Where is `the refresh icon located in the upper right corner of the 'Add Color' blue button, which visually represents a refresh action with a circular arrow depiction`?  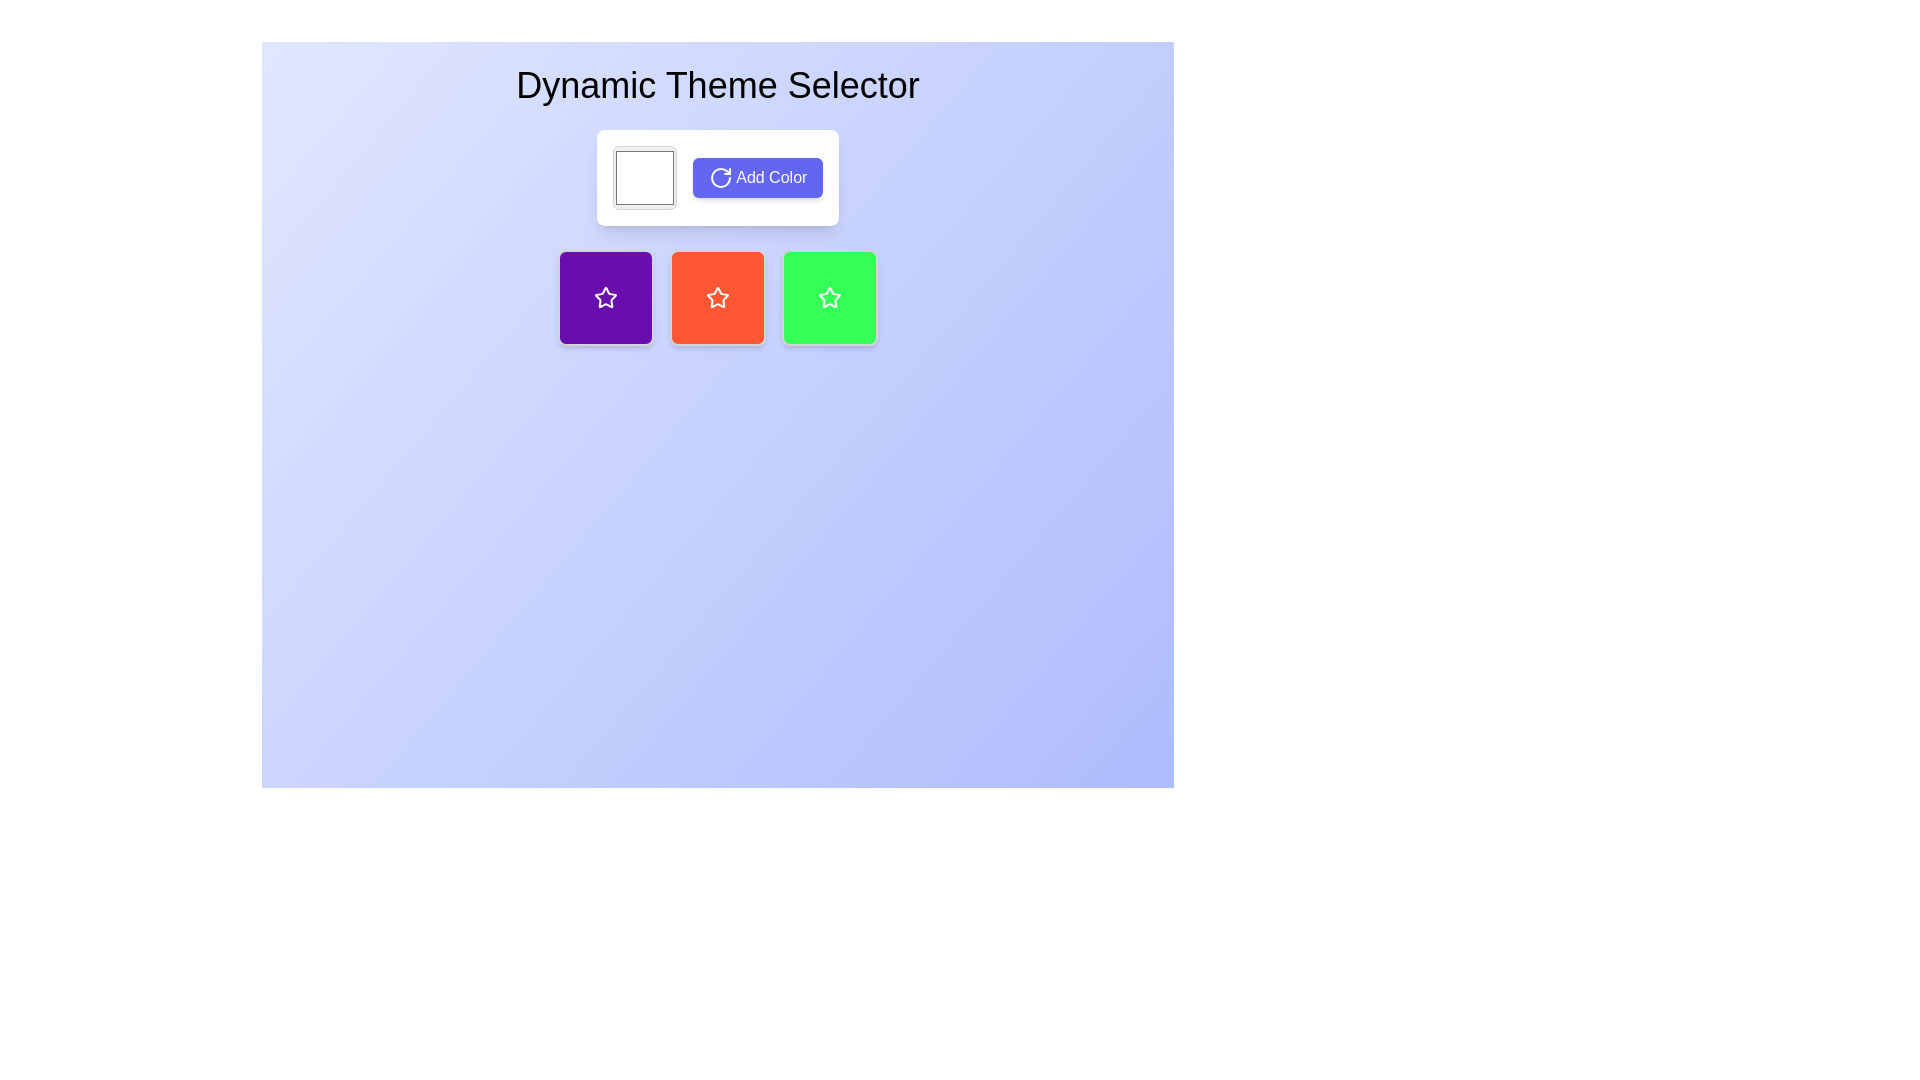 the refresh icon located in the upper right corner of the 'Add Color' blue button, which visually represents a refresh action with a circular arrow depiction is located at coordinates (720, 177).